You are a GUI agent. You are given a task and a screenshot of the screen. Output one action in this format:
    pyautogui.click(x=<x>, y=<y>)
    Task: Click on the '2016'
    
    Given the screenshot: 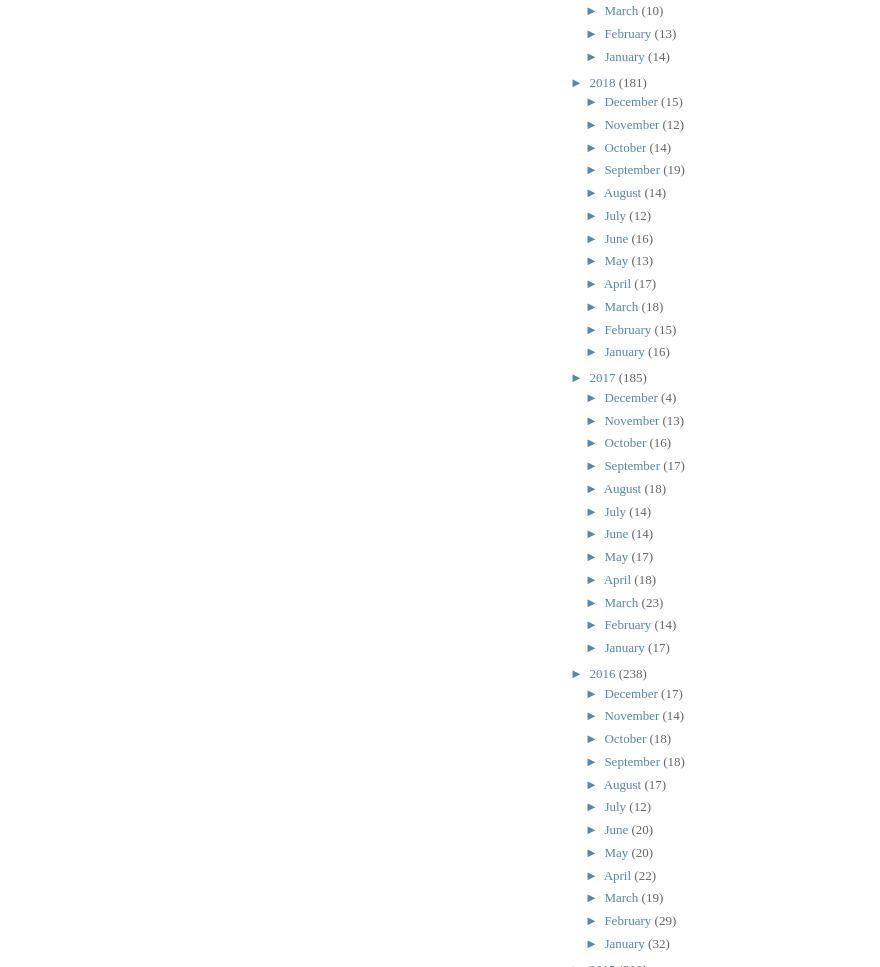 What is the action you would take?
    pyautogui.click(x=602, y=673)
    